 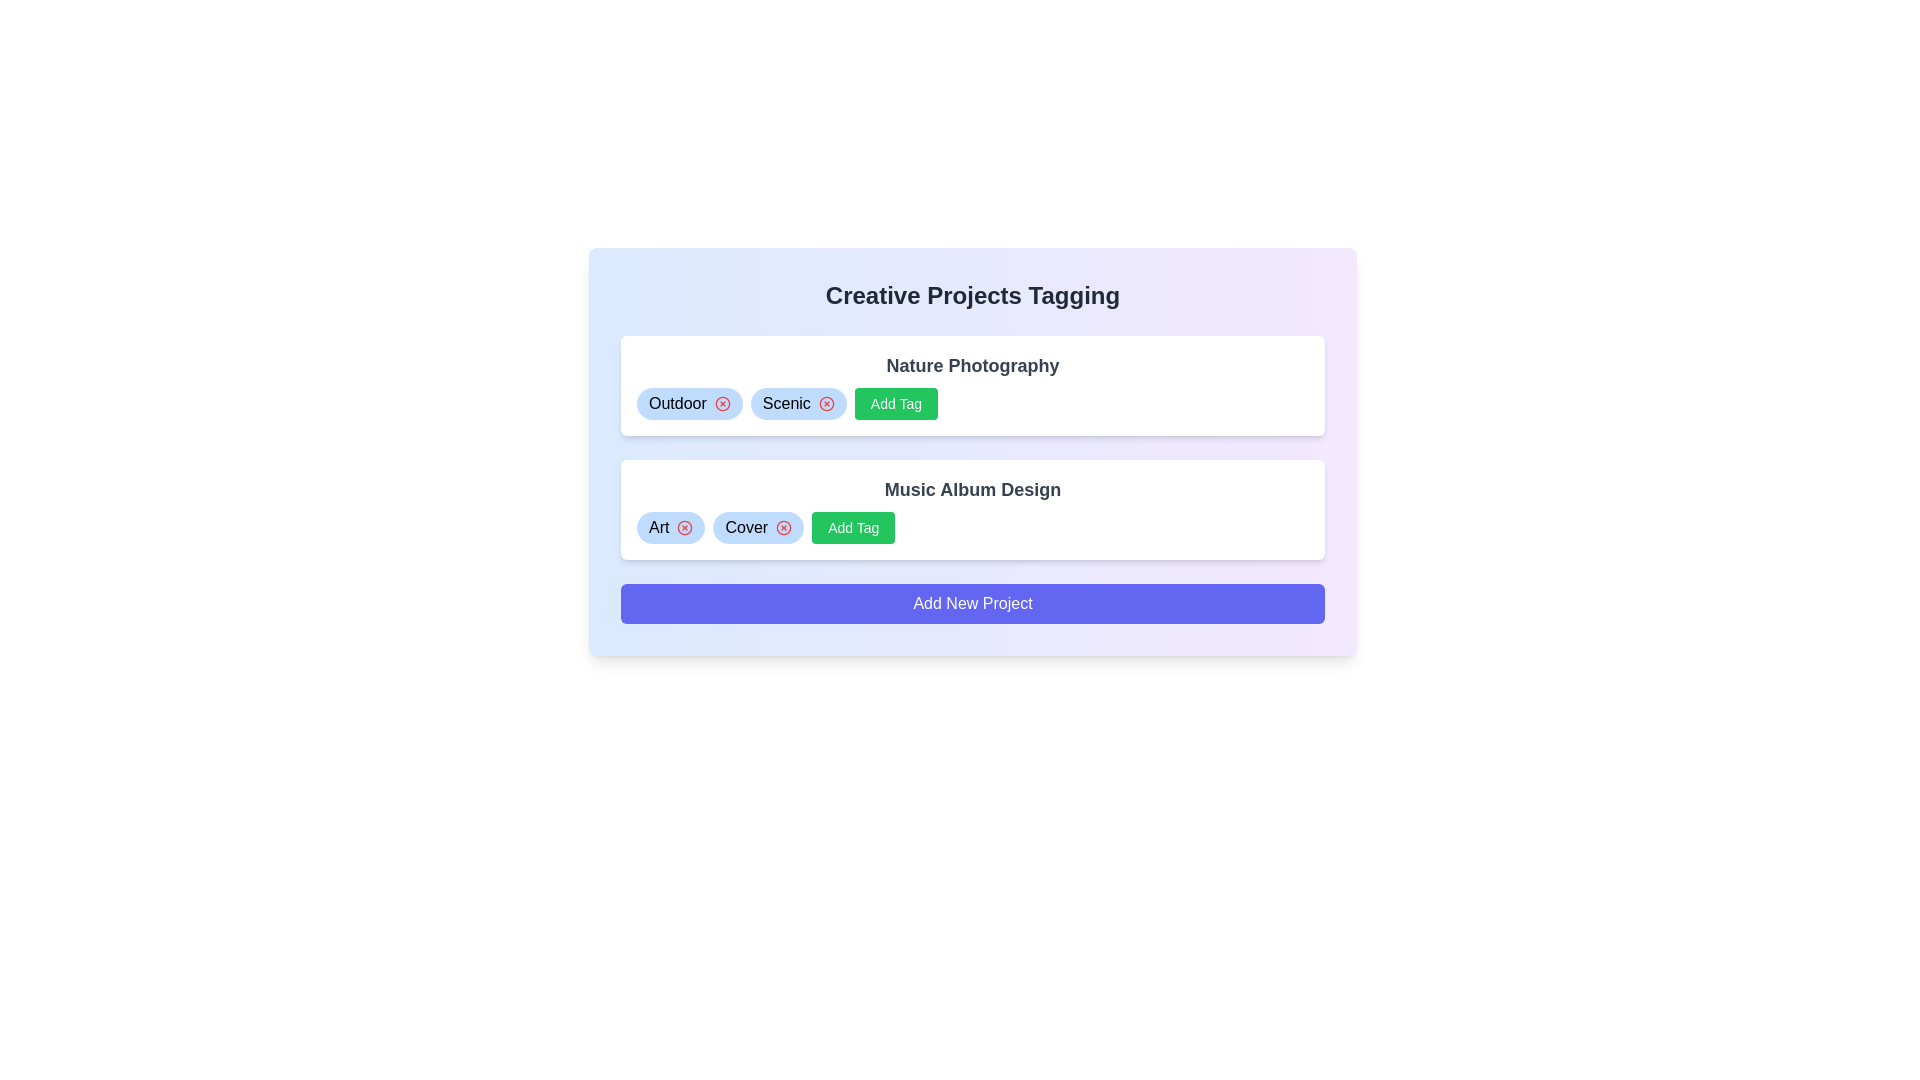 I want to click on the remove icon located at the far-right side of the 'Cover' label within a blue rounded rectangle in the second row of tagged items under 'Music Album Design', so click(x=783, y=527).